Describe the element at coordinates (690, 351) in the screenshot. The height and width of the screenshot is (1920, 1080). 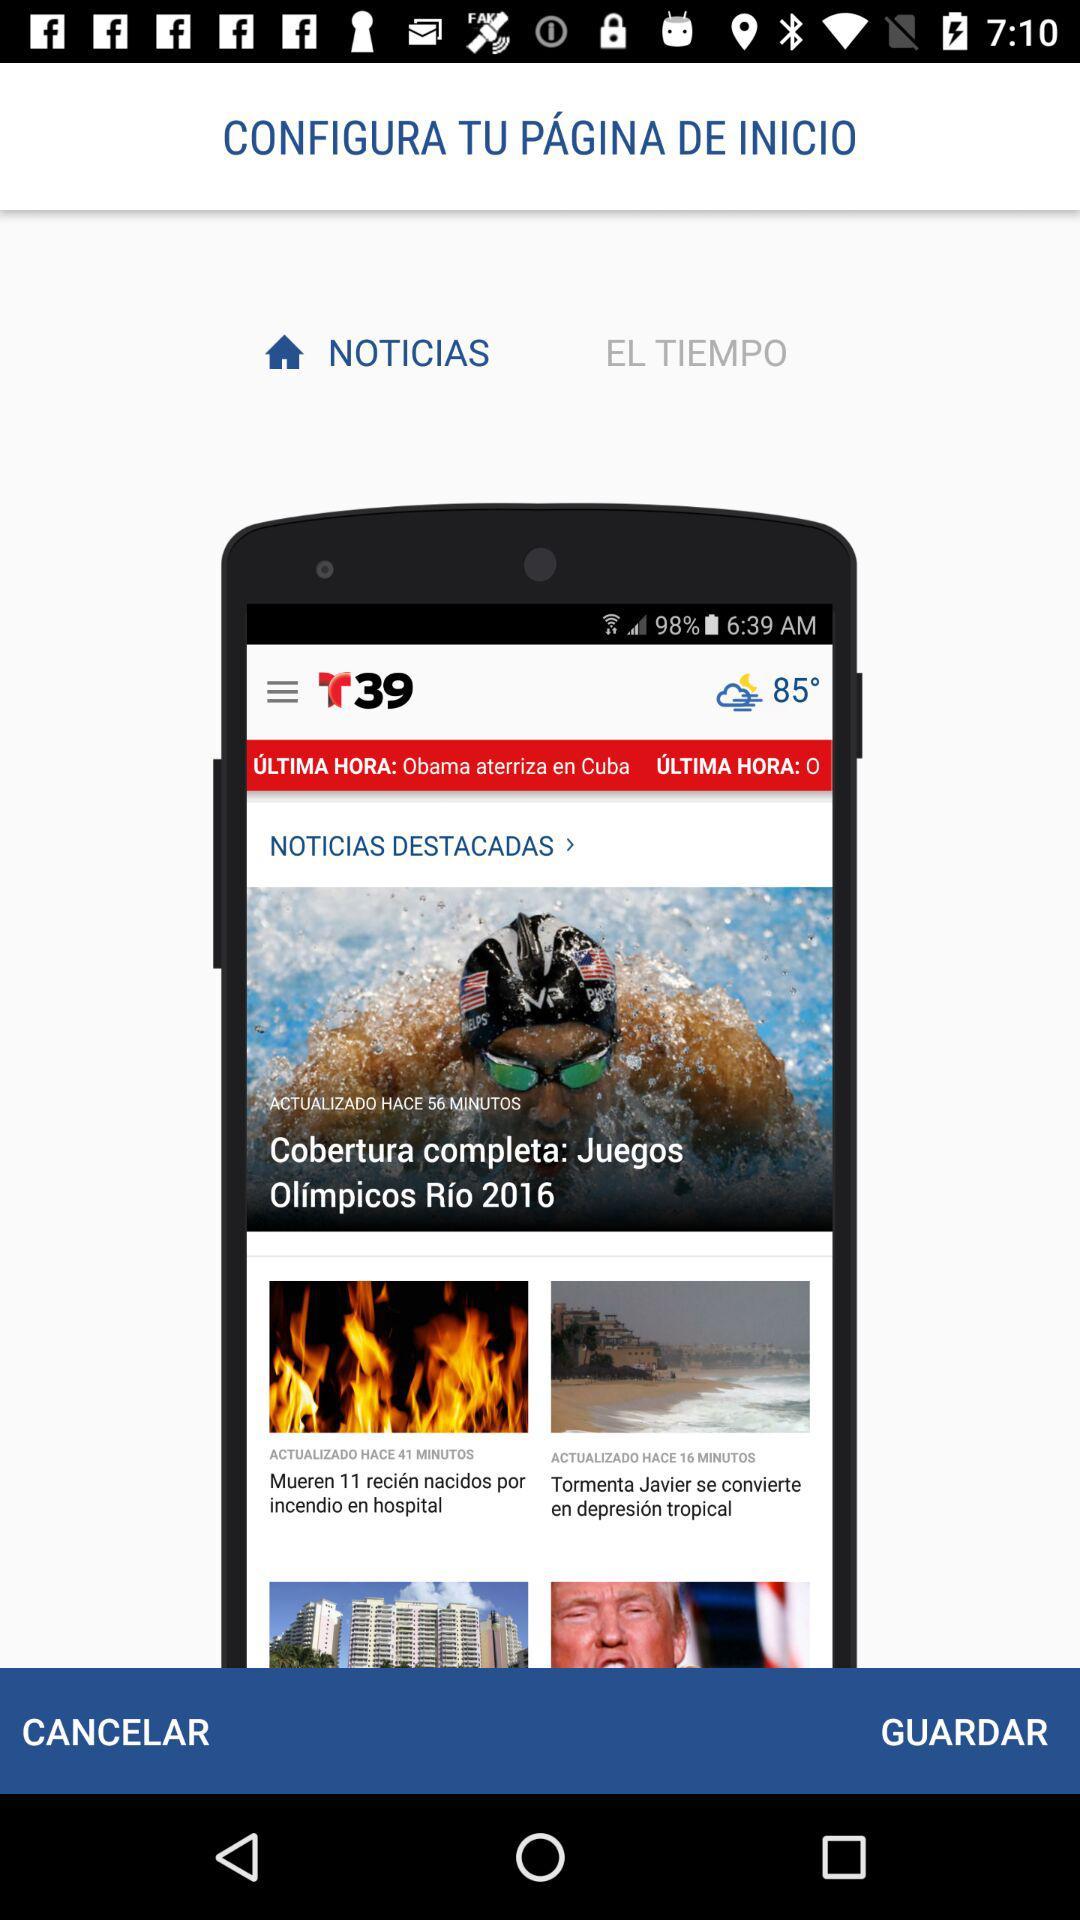
I see `el tiempo icon` at that location.